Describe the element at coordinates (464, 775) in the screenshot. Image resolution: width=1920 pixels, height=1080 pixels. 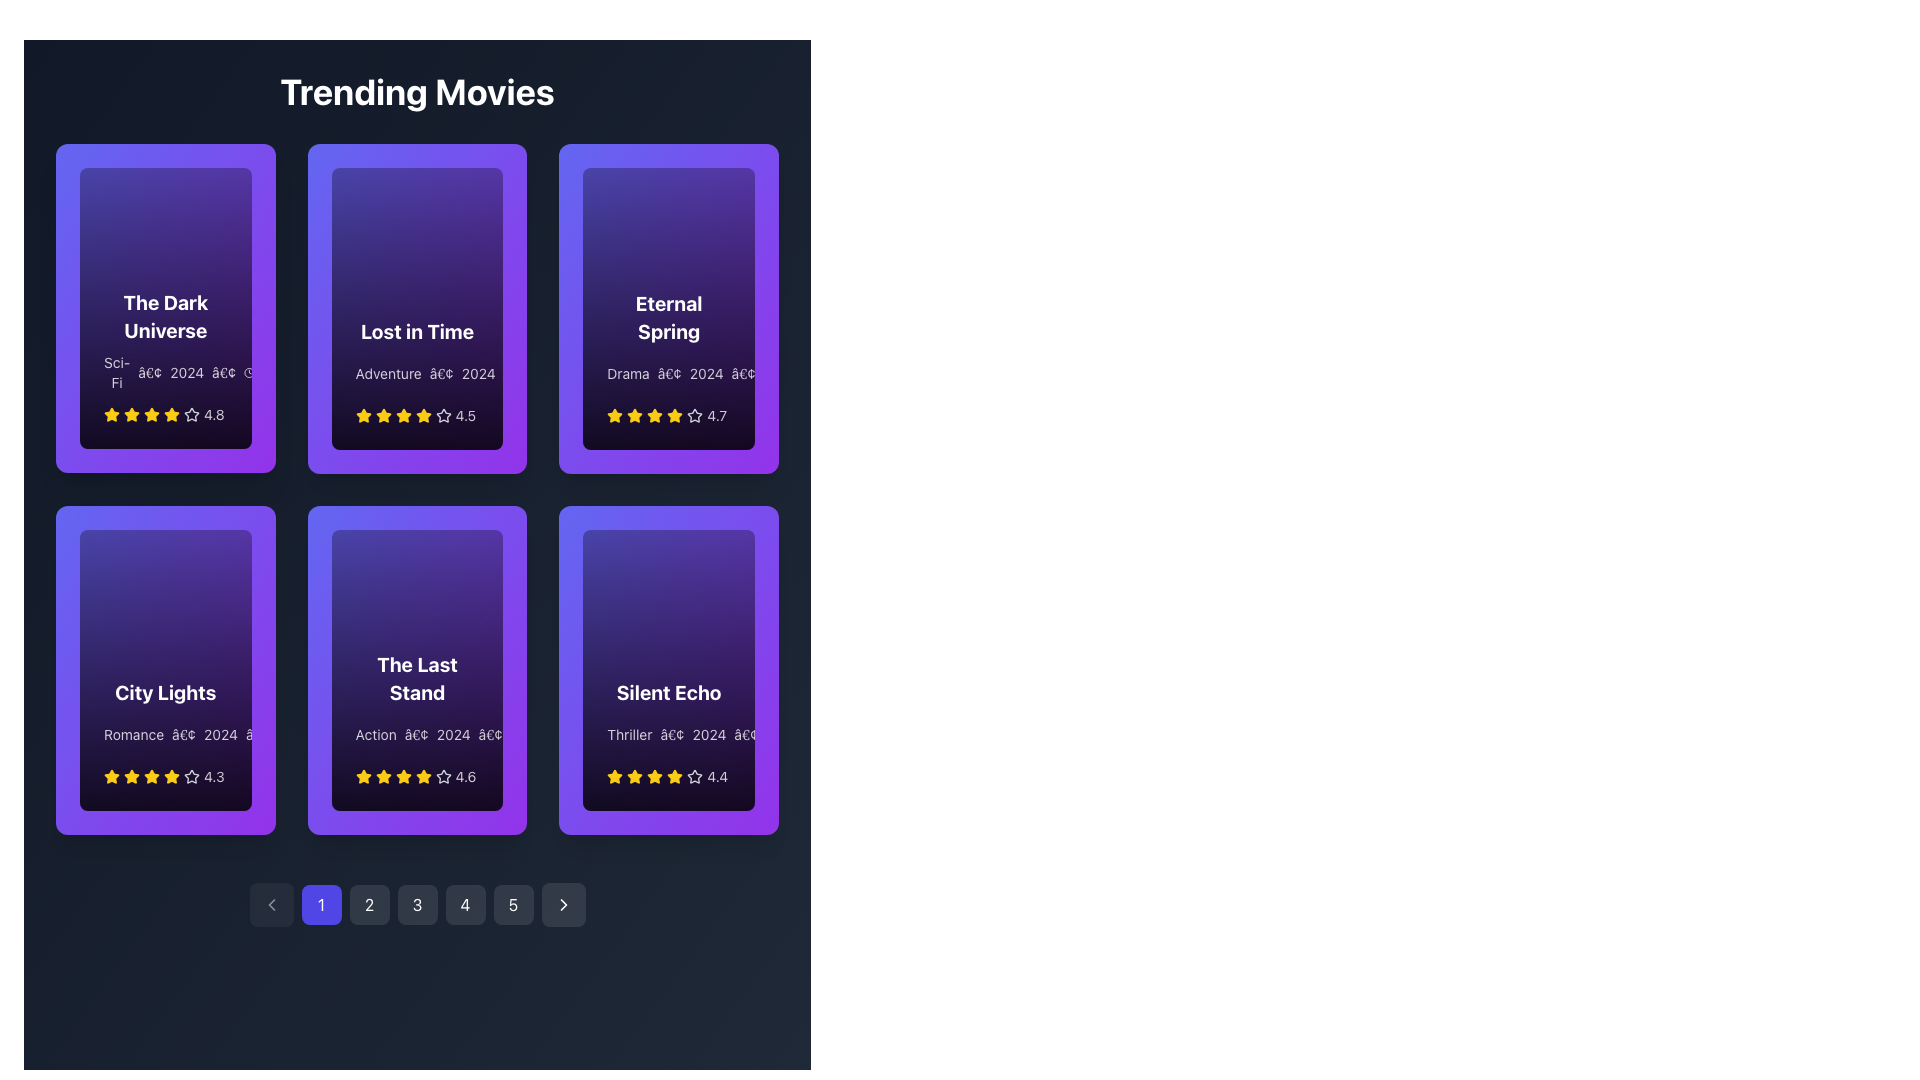
I see `displayed rating value of the text label showing '4.6', which is positioned under the movie card labeled 'The Last Stand' in the second row of the grid` at that location.